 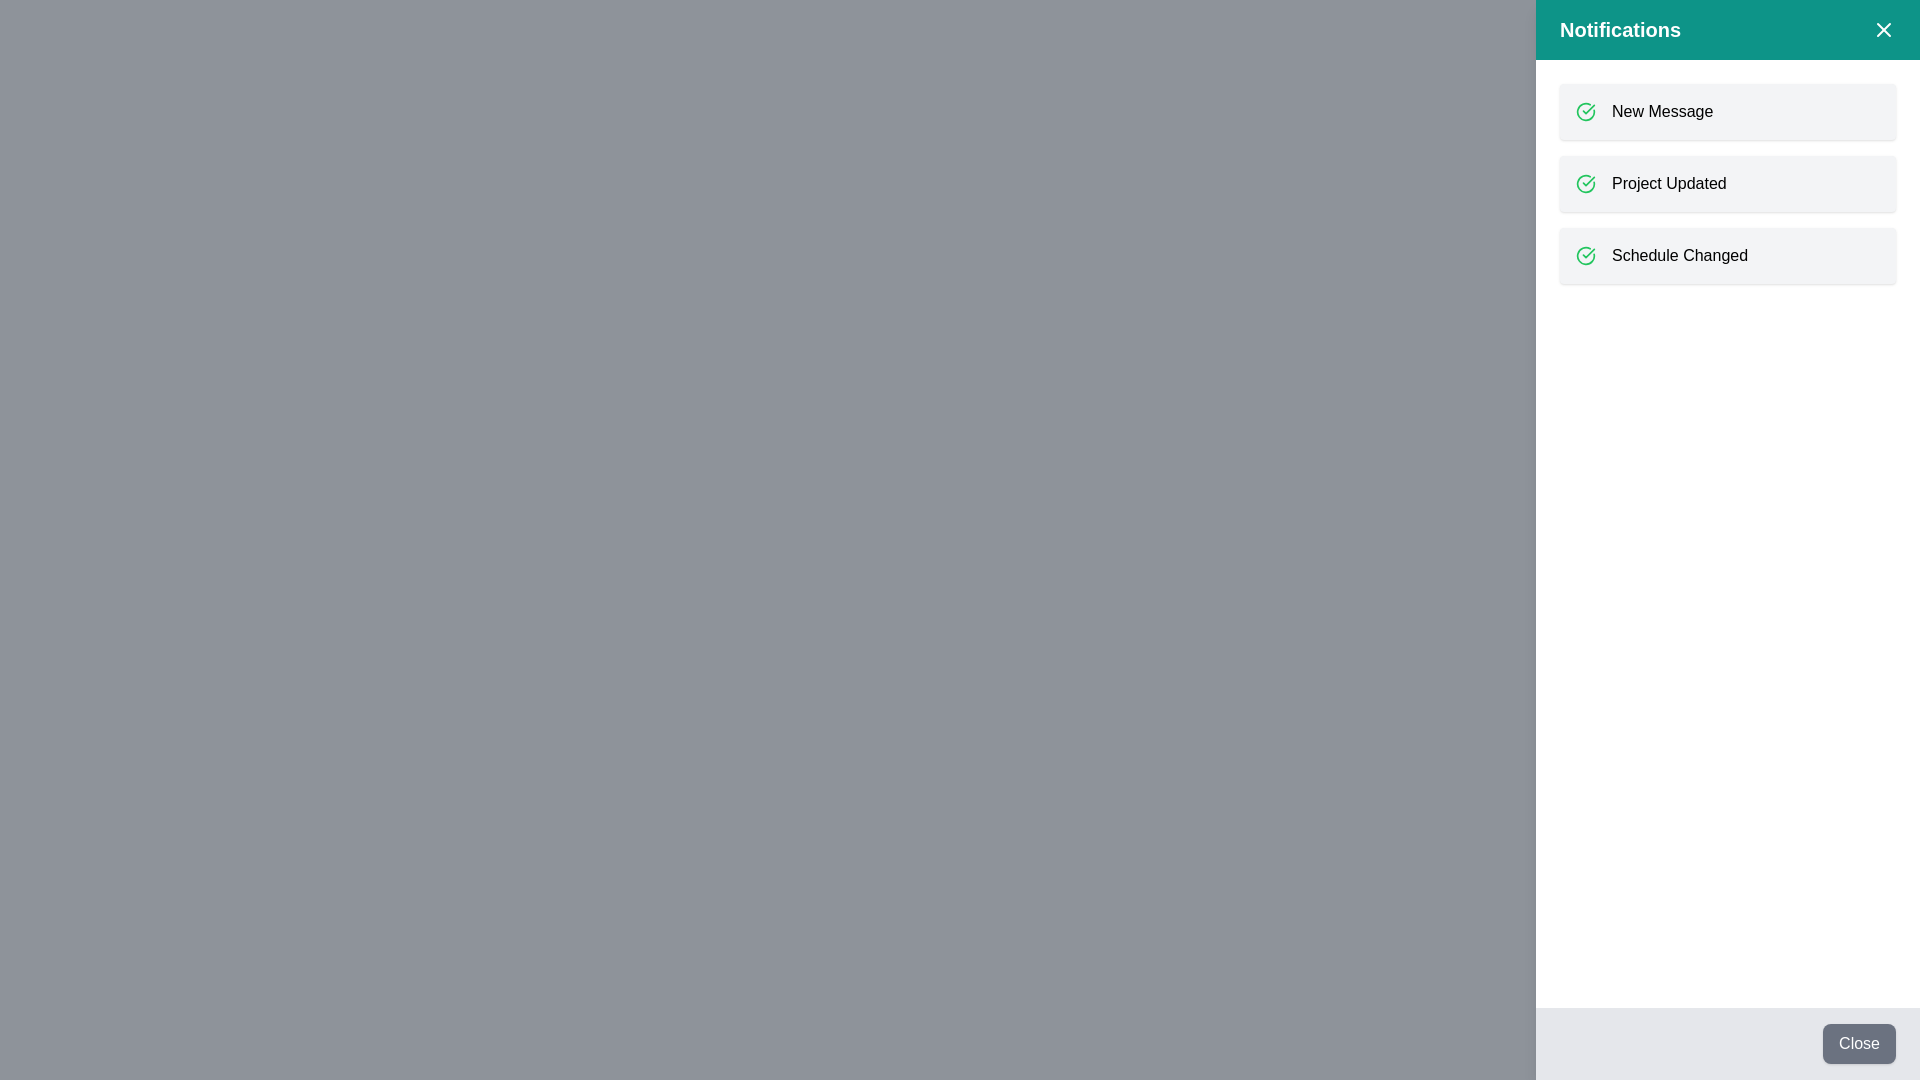 I want to click on the status indicator icon located to the left of the 'New Message' text within the notification card at the top of the list, so click(x=1584, y=111).